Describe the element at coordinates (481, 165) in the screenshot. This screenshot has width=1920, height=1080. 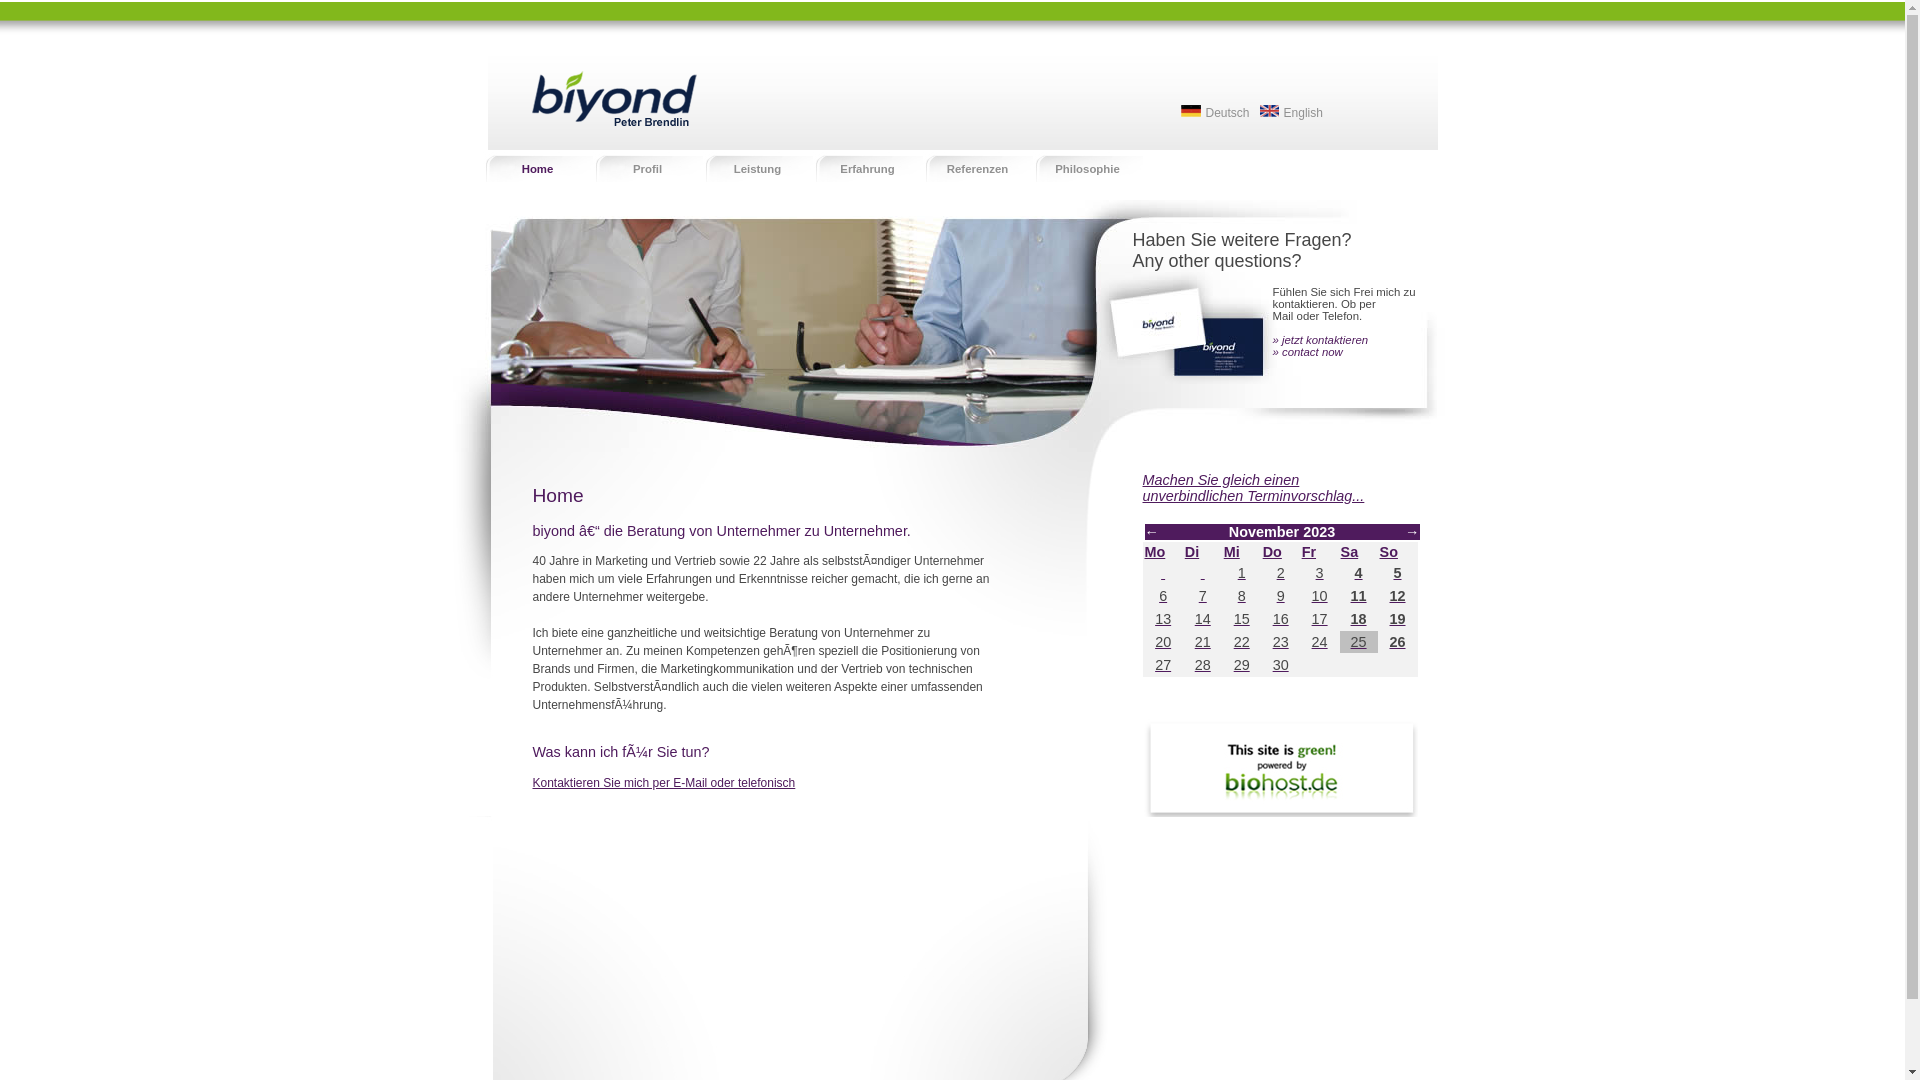
I see `'Home'` at that location.